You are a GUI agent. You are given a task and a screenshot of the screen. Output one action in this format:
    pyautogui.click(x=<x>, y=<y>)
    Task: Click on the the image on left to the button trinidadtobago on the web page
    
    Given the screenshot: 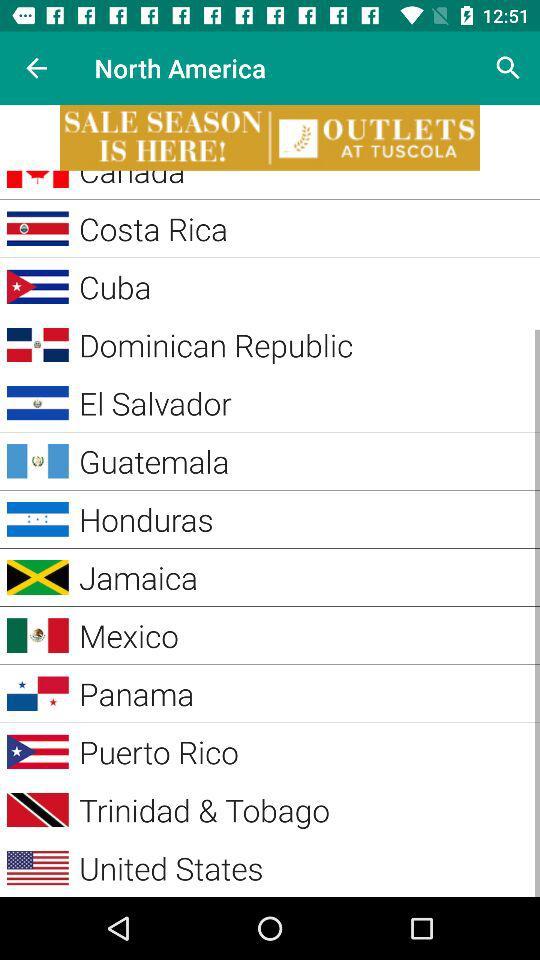 What is the action you would take?
    pyautogui.click(x=38, y=810)
    